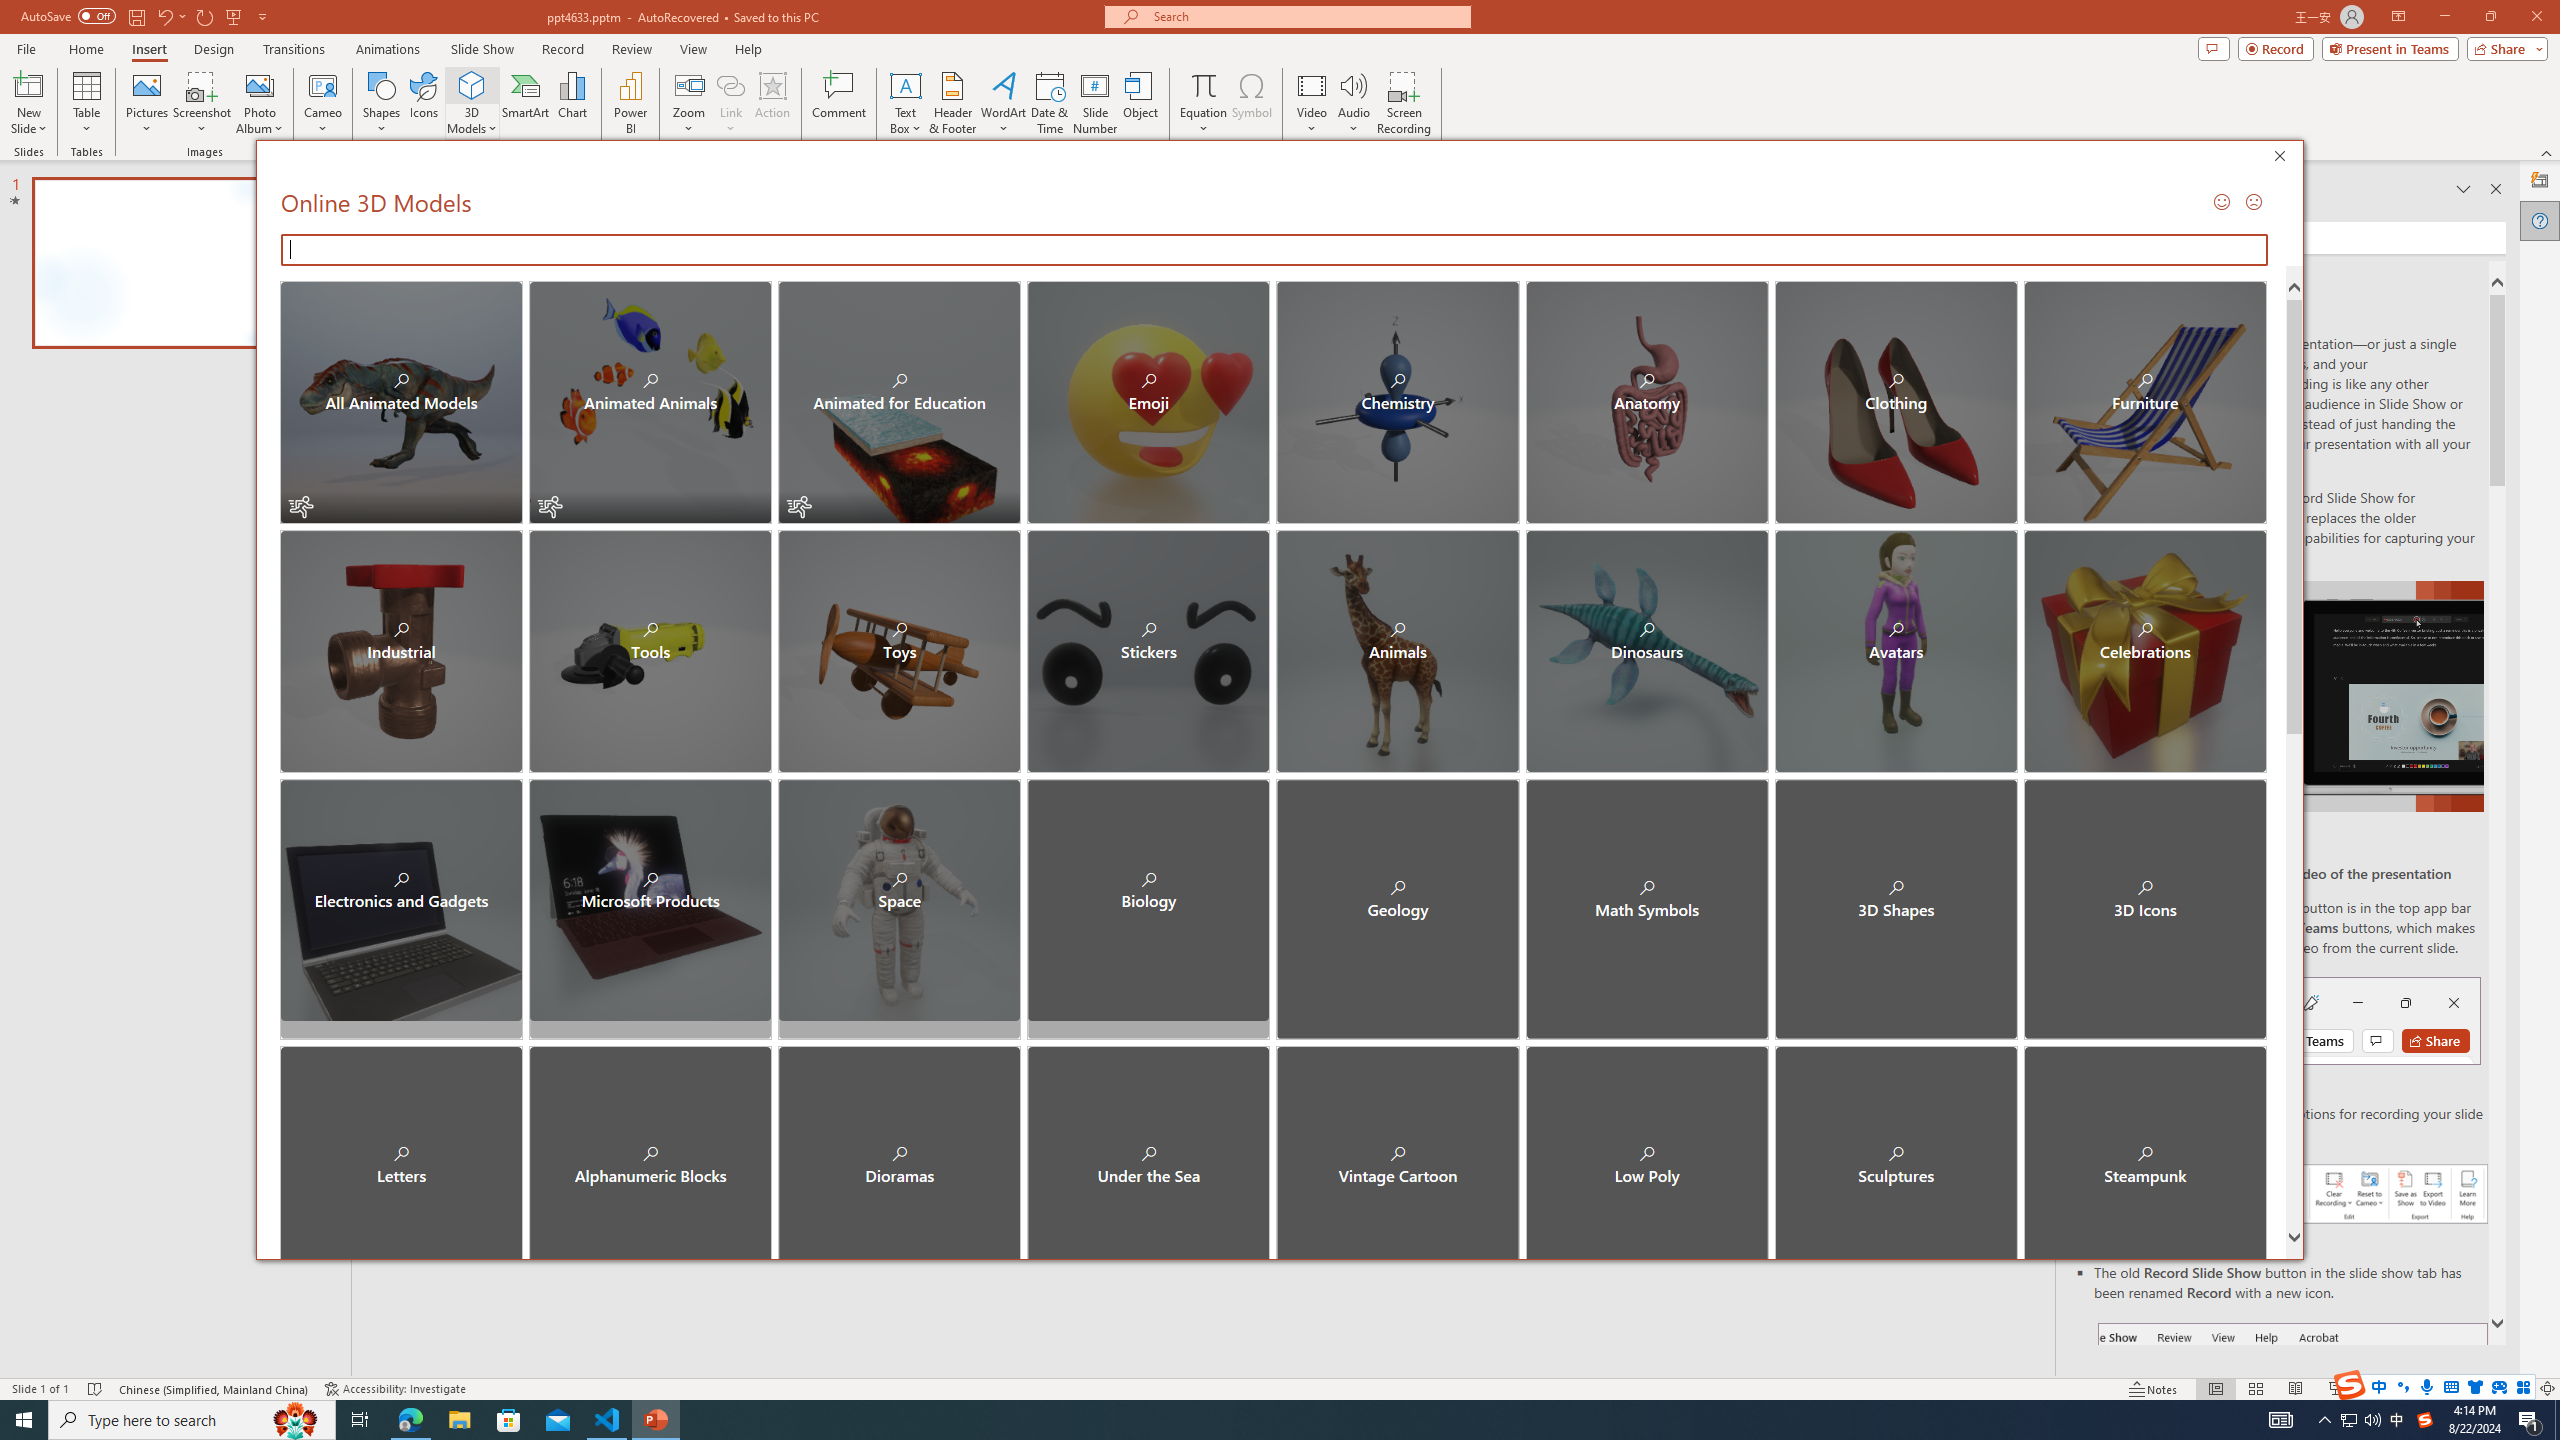  I want to click on 'Screenshot', so click(201, 103).